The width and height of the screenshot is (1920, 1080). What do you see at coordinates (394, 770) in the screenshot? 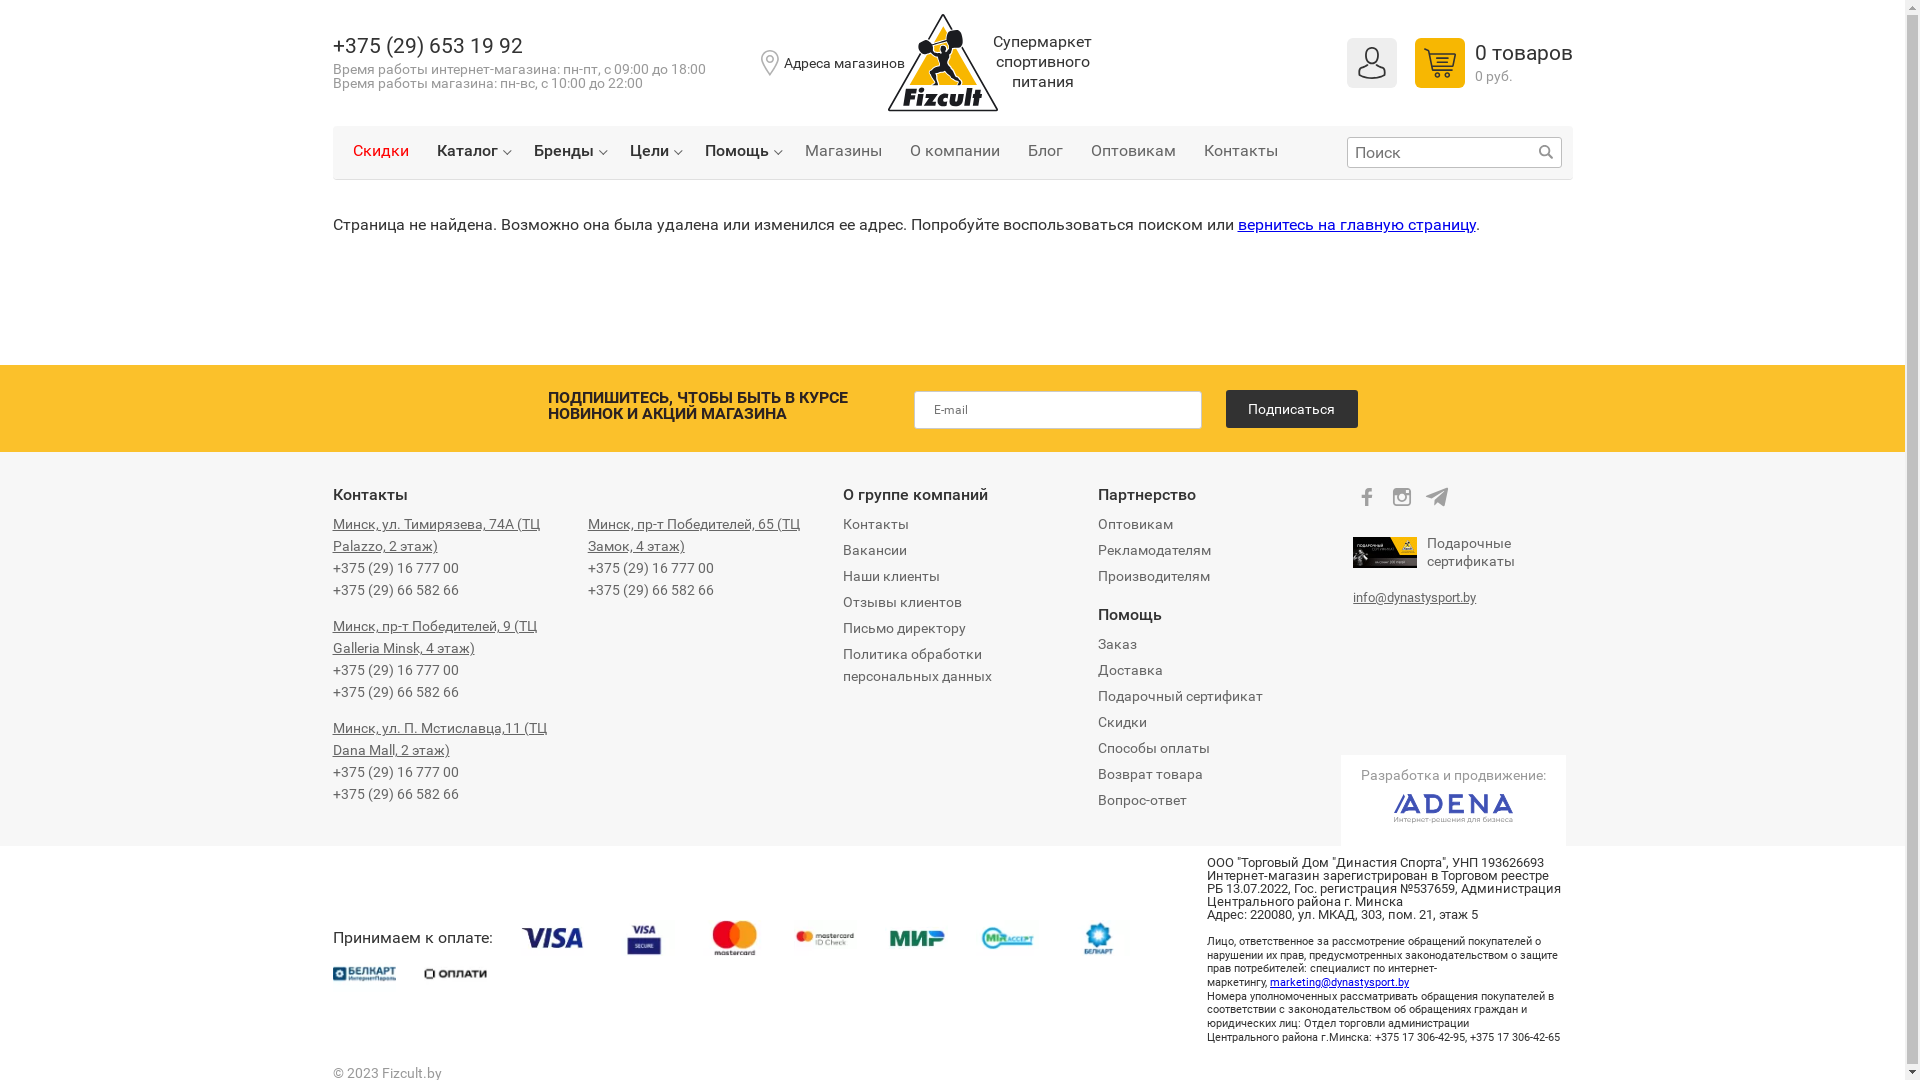
I see `'+375 (29) 16 777 00'` at bounding box center [394, 770].